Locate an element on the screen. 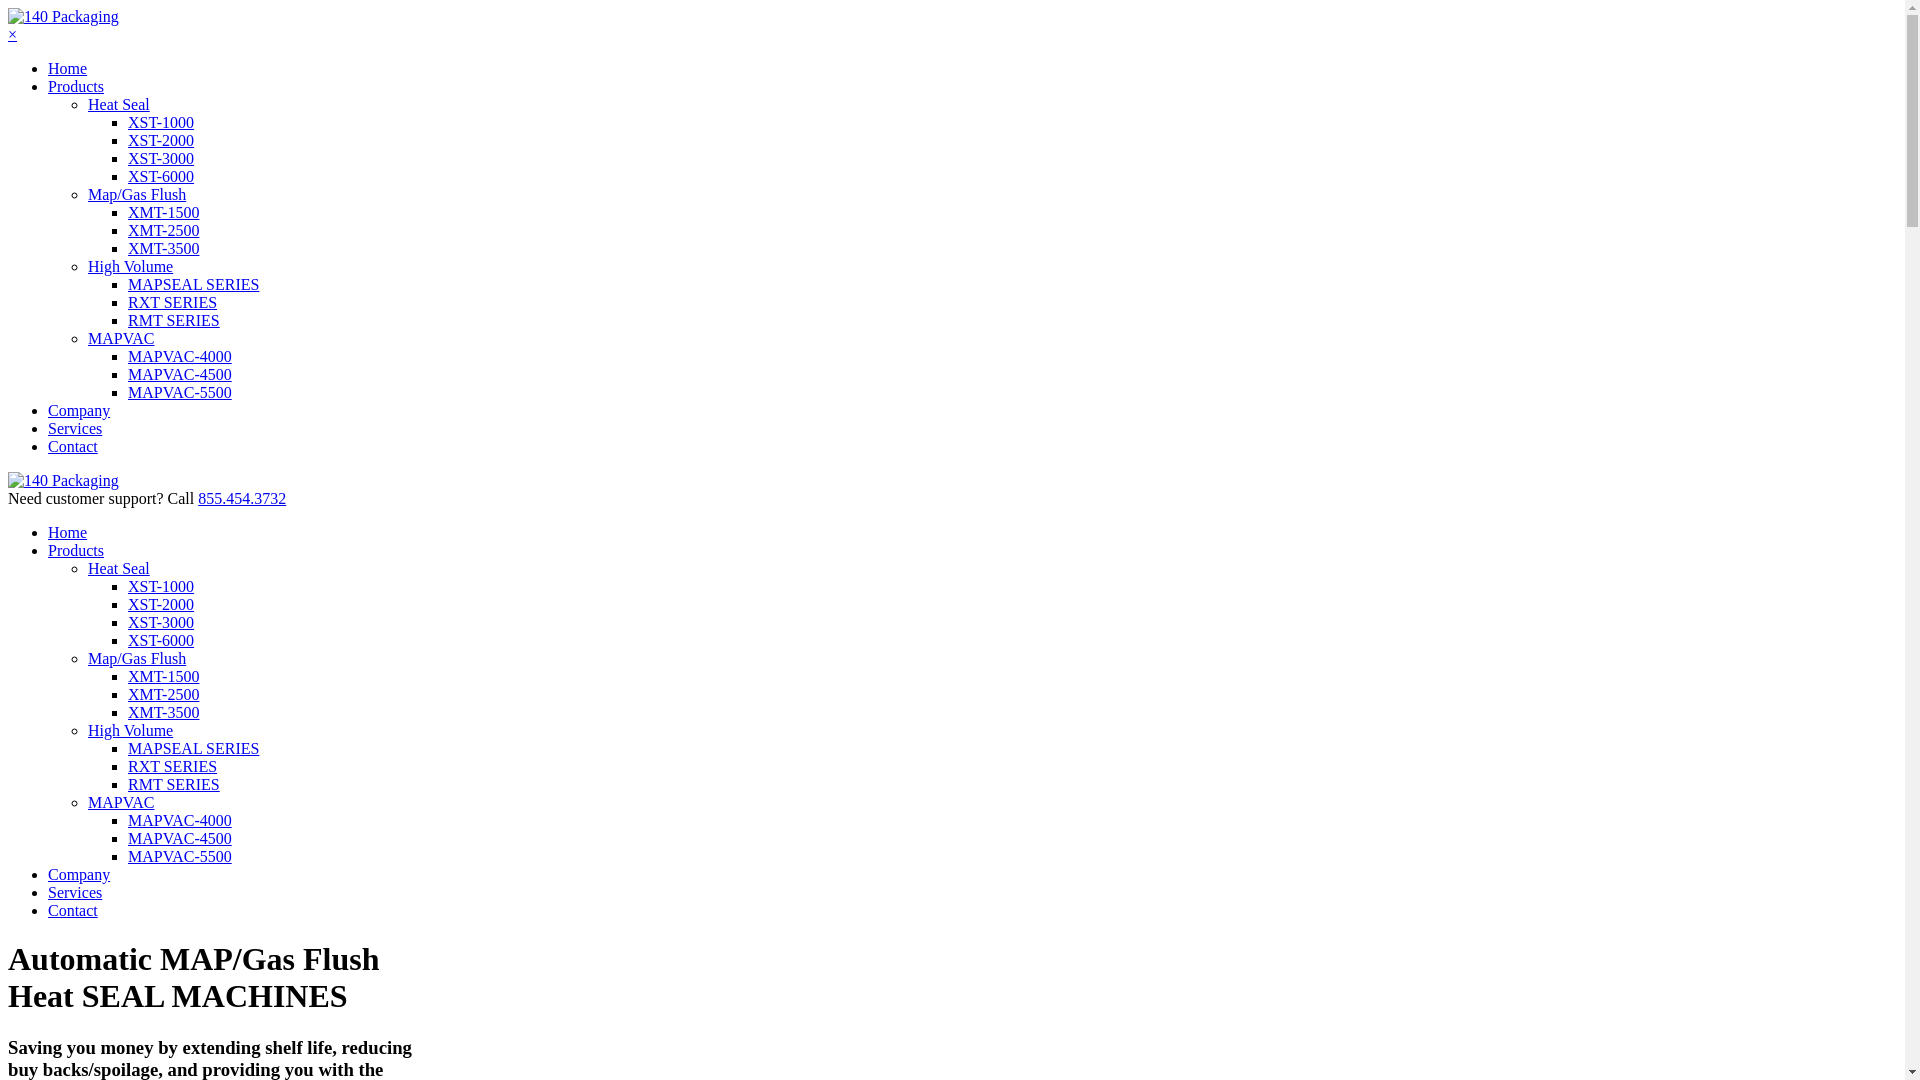 Image resolution: width=1920 pixels, height=1080 pixels. 'MAPVAC-5500' is located at coordinates (180, 392).